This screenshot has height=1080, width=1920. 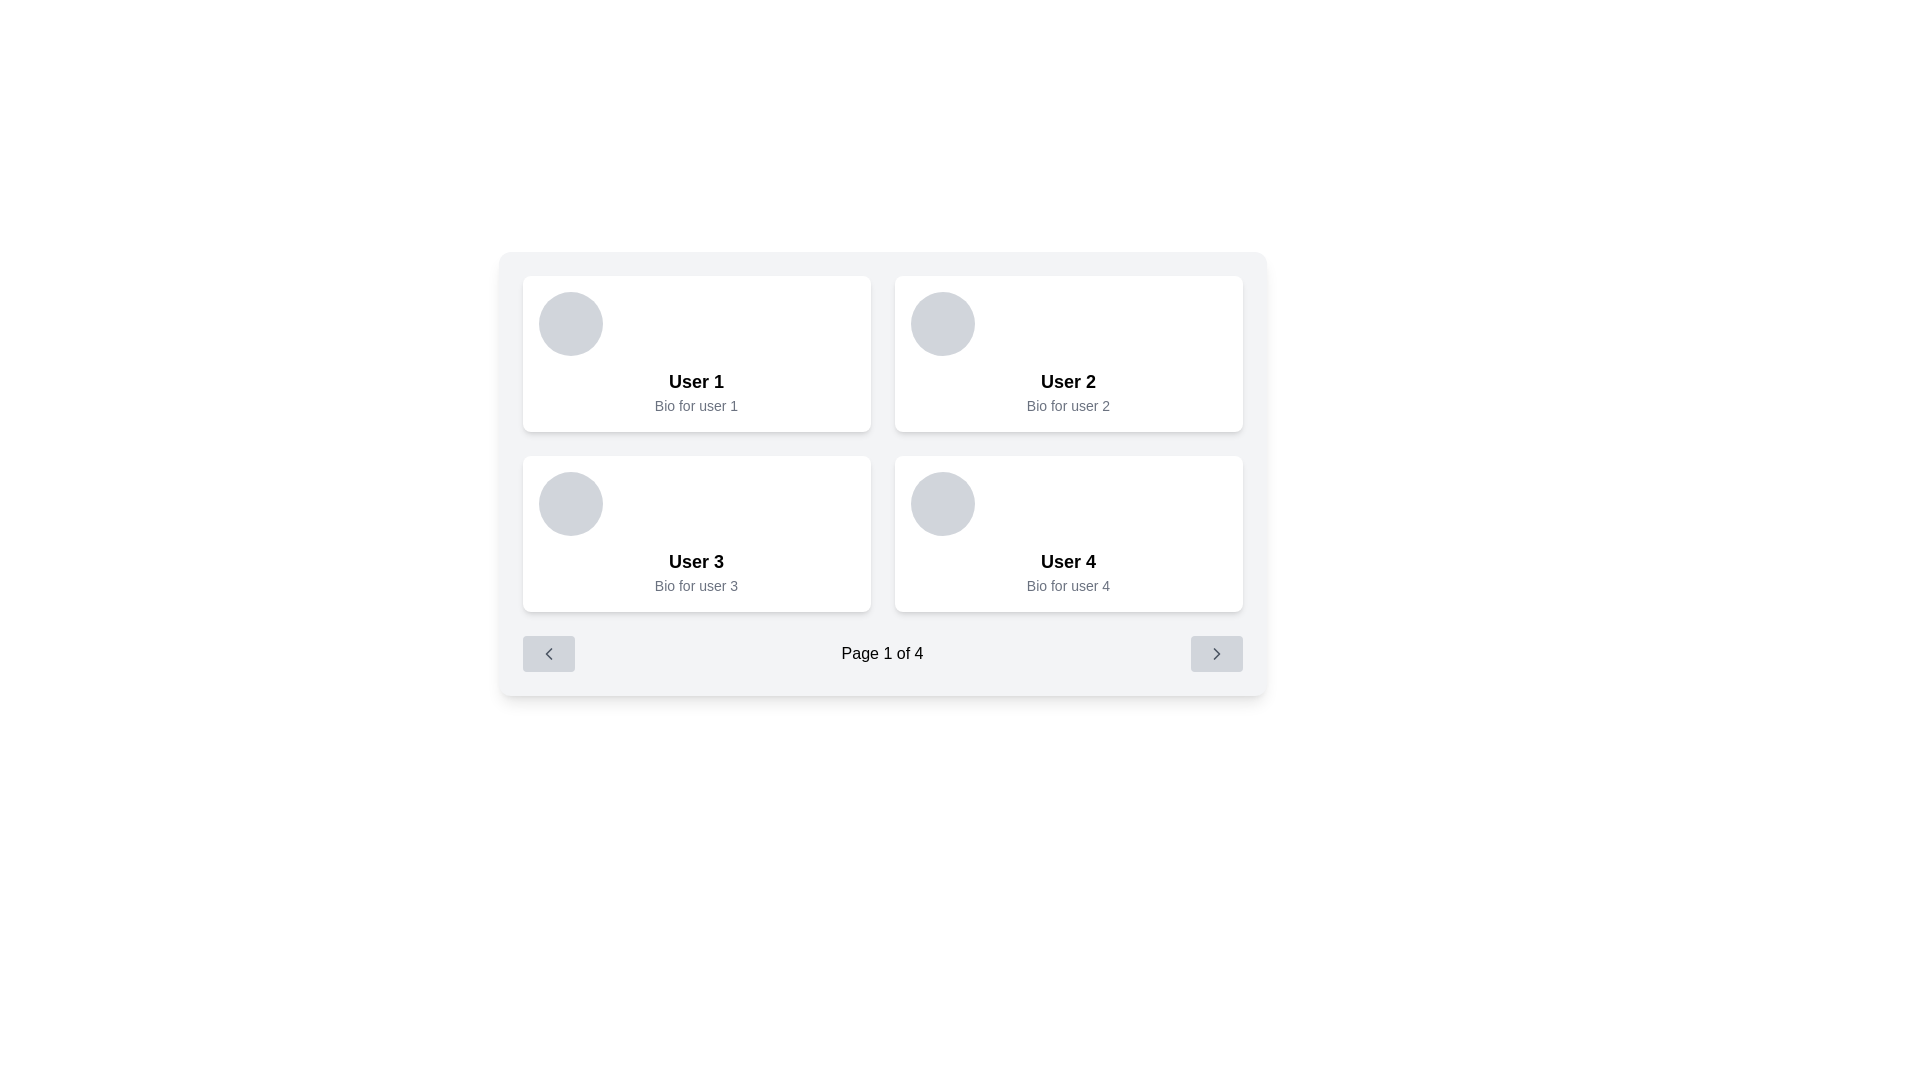 I want to click on the text label indicating the current page number and total pages in the bottom navigation bar, so click(x=881, y=654).